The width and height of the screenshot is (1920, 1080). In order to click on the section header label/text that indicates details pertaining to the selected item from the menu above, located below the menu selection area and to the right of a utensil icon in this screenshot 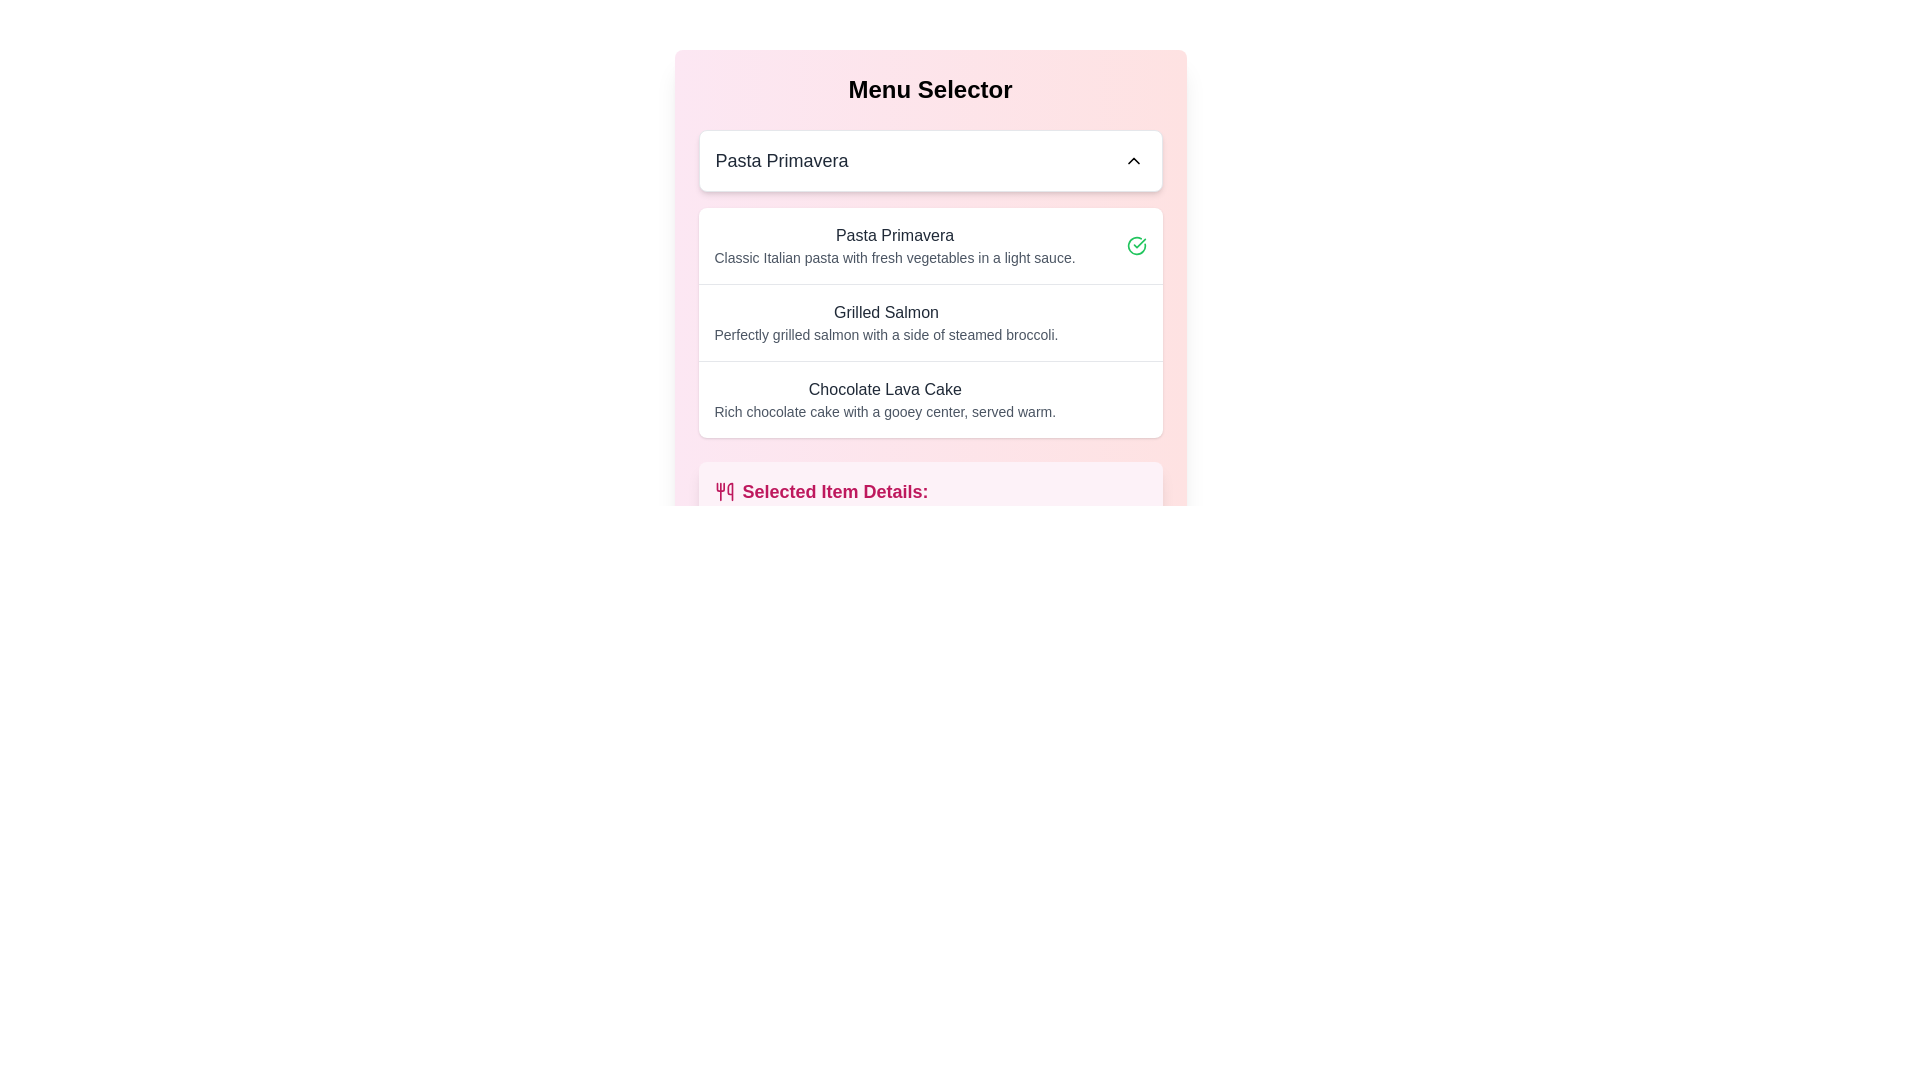, I will do `click(835, 492)`.